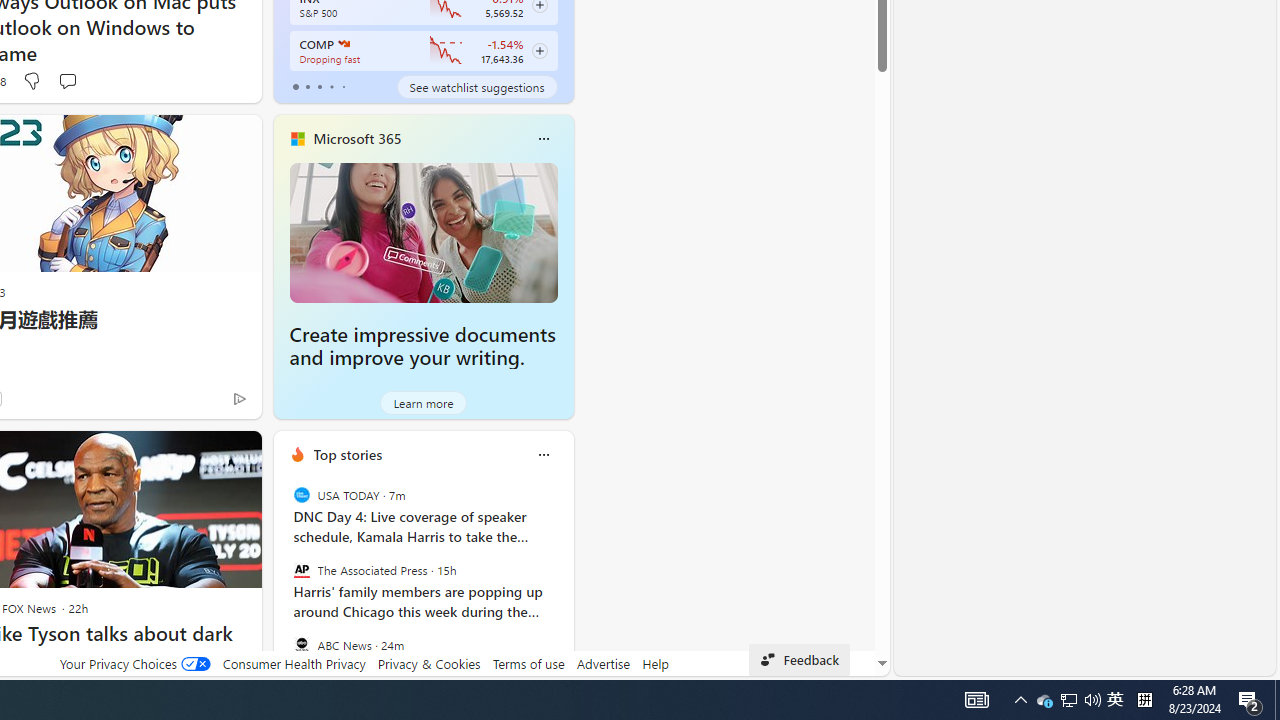  Describe the element at coordinates (300, 495) in the screenshot. I see `'USA TODAY'` at that location.